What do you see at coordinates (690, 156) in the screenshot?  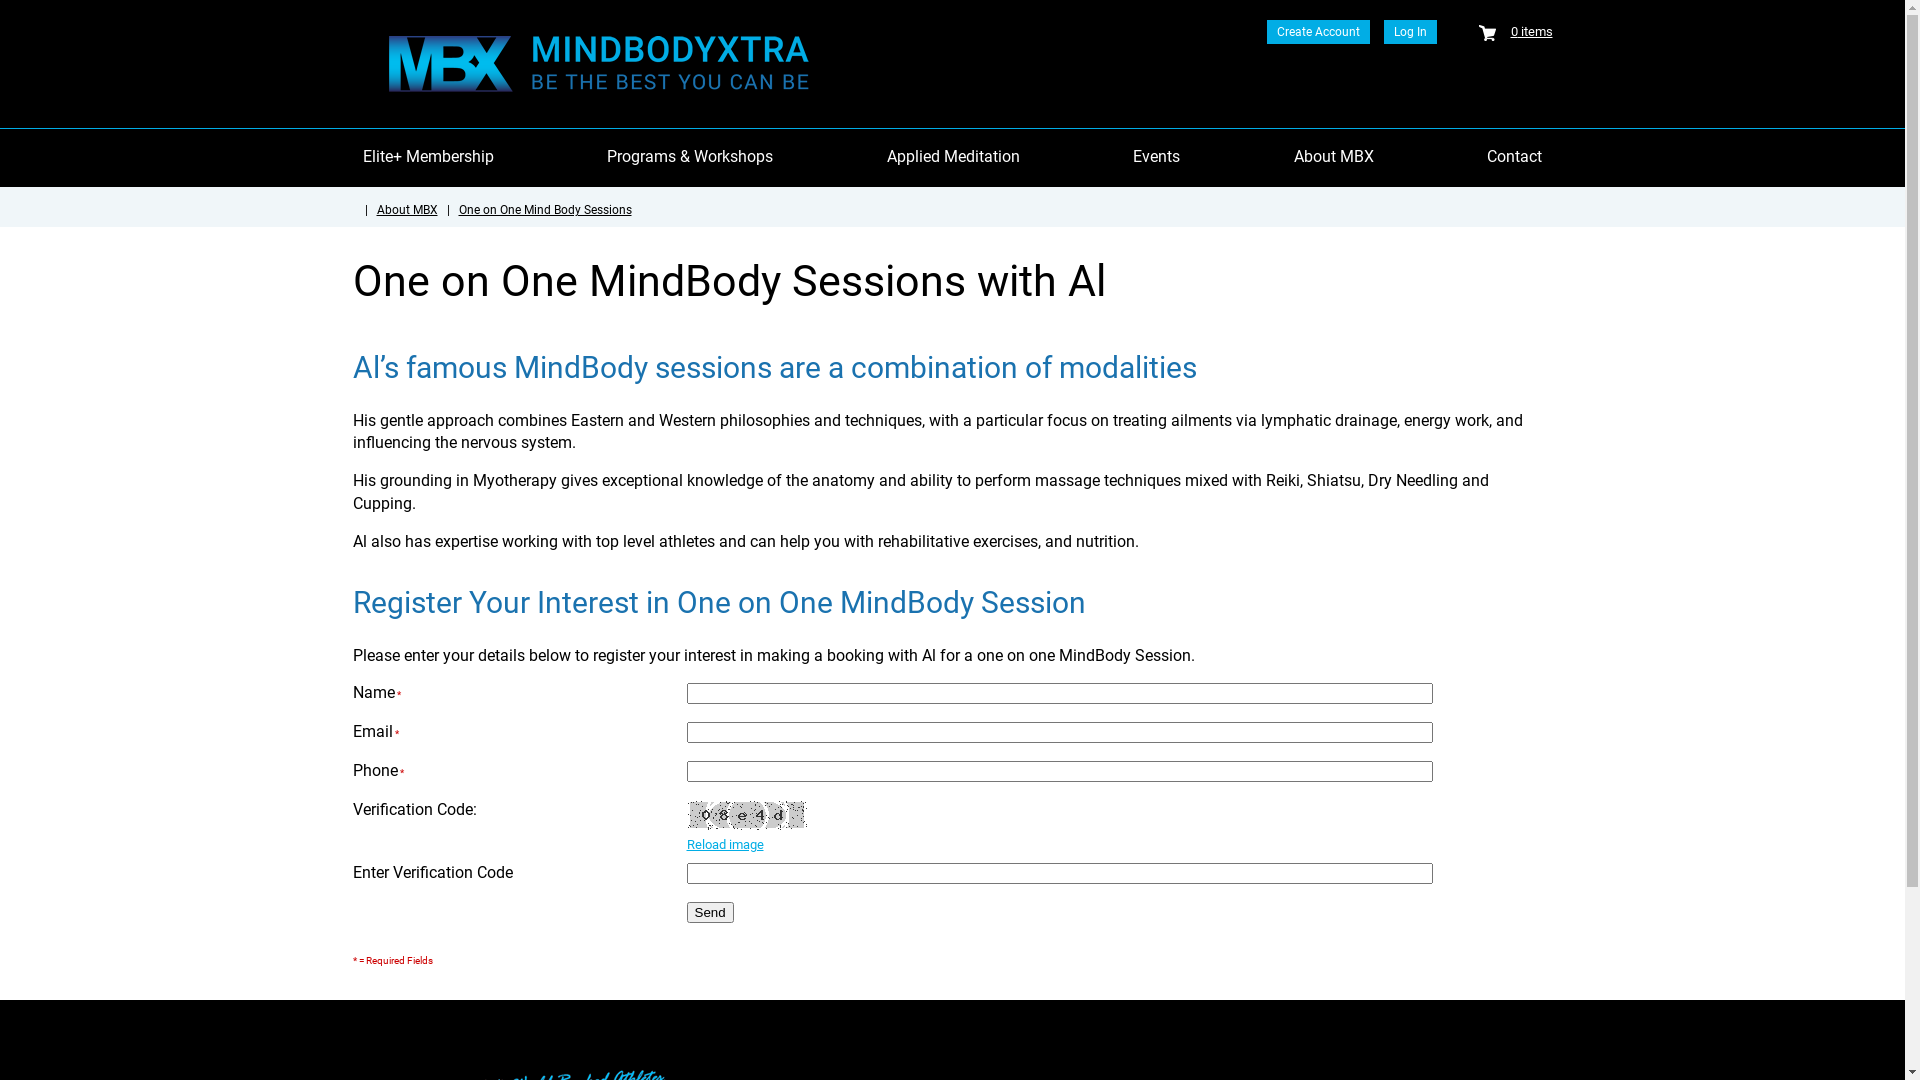 I see `'Programs & Workshops'` at bounding box center [690, 156].